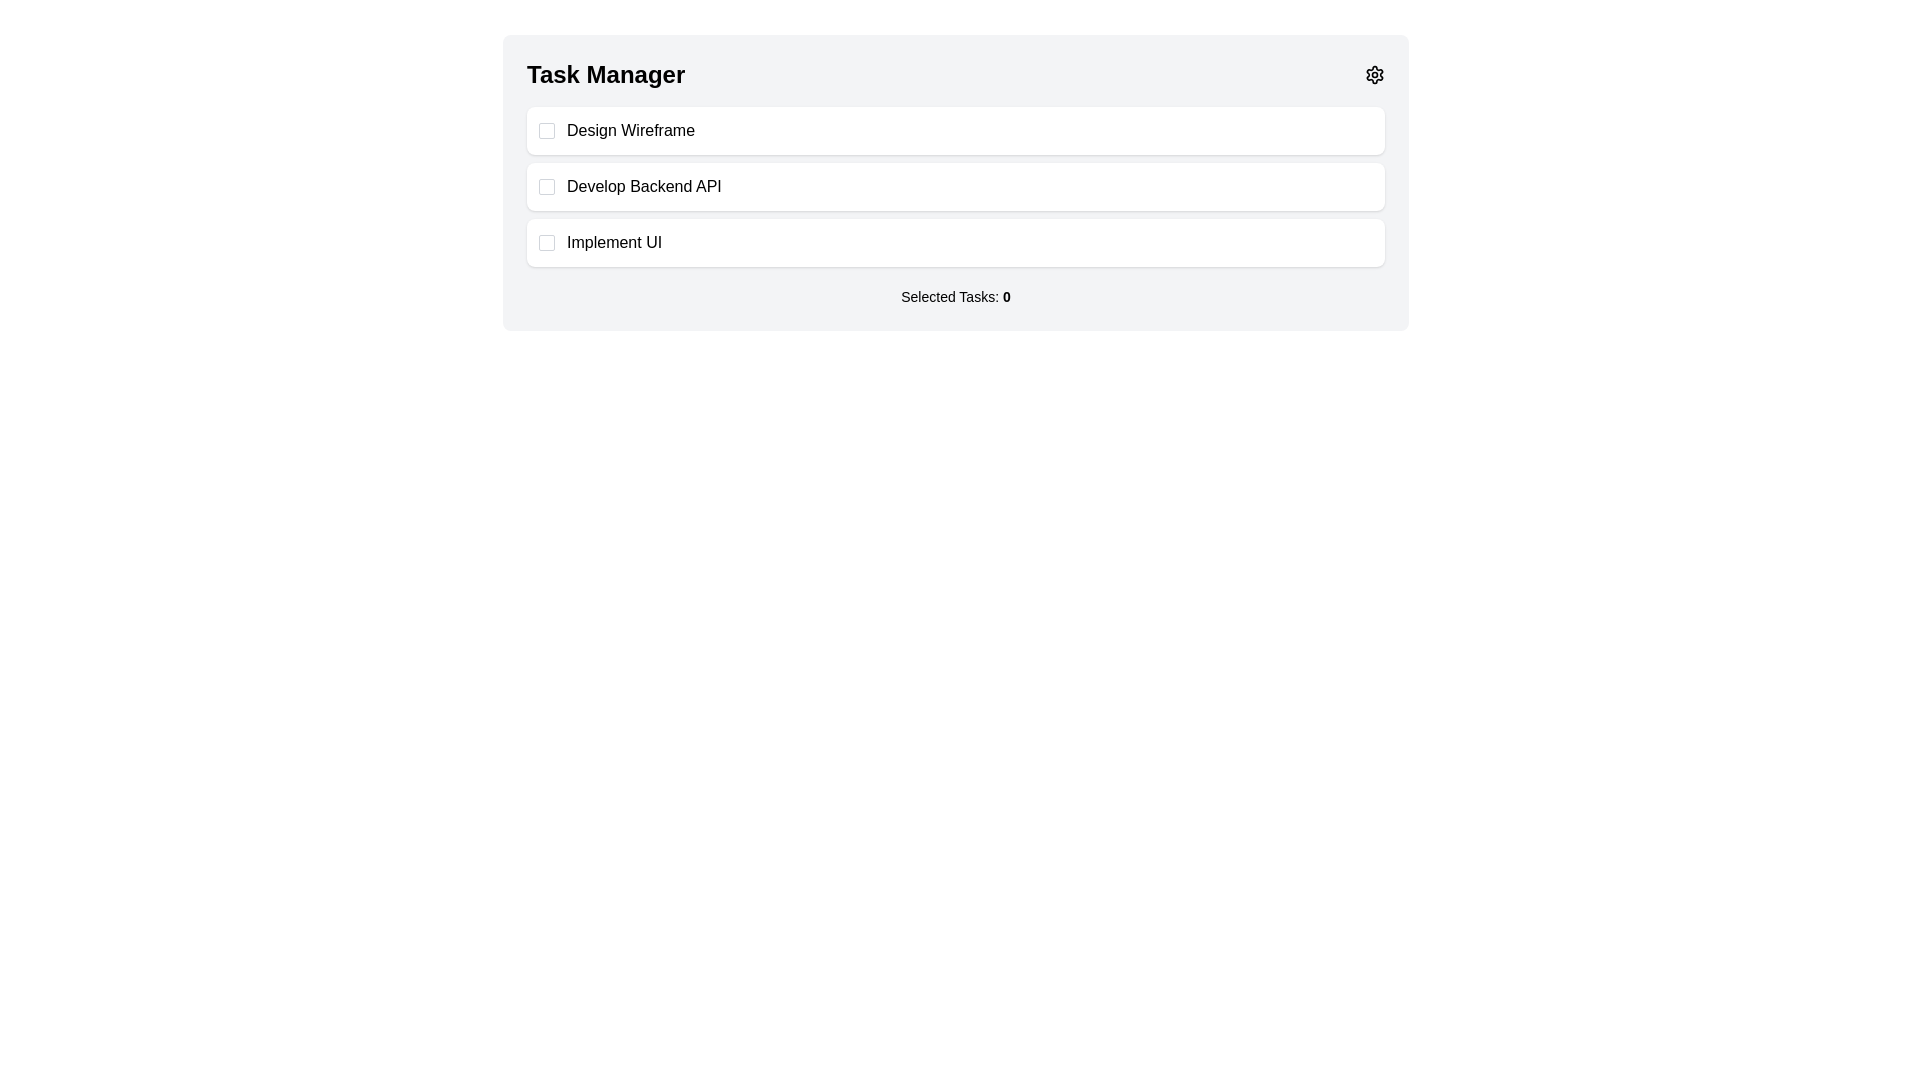 The height and width of the screenshot is (1080, 1920). I want to click on the 'Implement UI' task card, which is the third item in a vertically stacked list of tasks, so click(954, 242).